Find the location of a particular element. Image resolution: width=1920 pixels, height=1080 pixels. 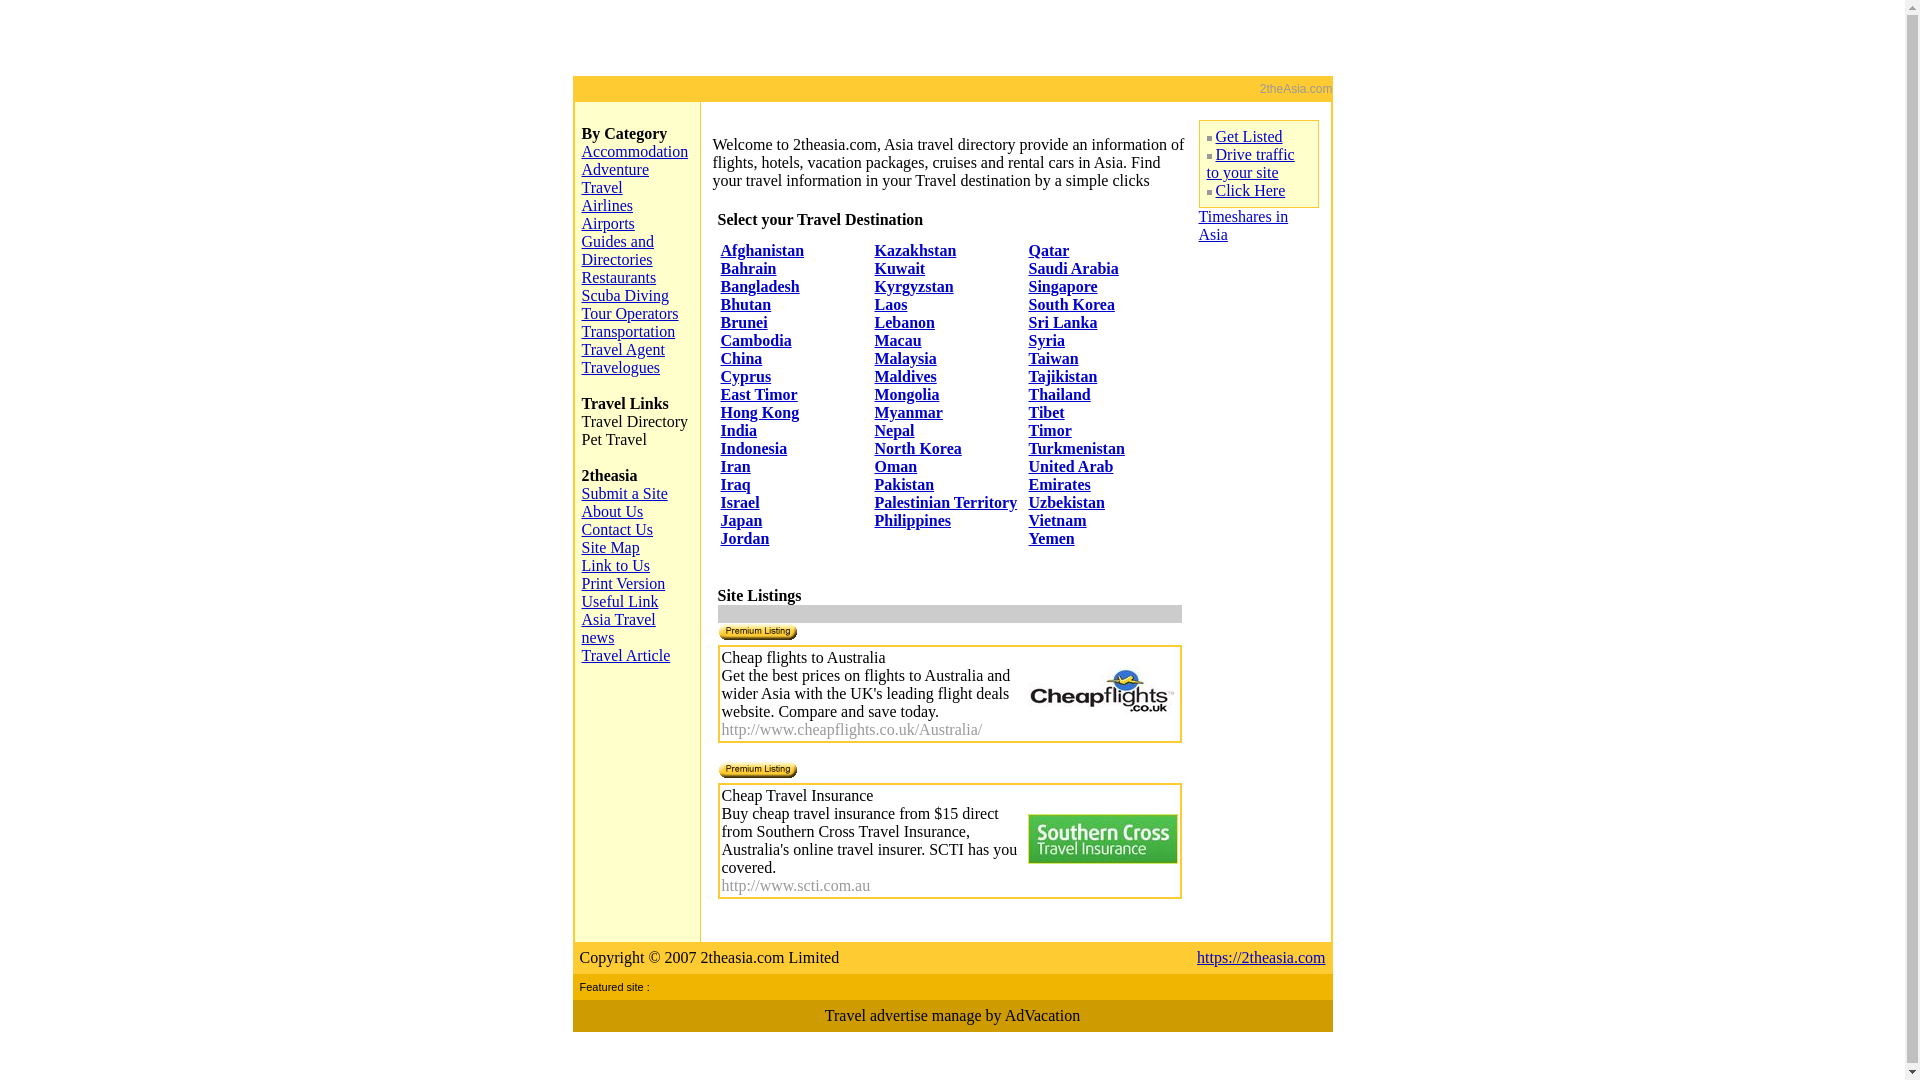

'Travel Agent' is located at coordinates (580, 348).